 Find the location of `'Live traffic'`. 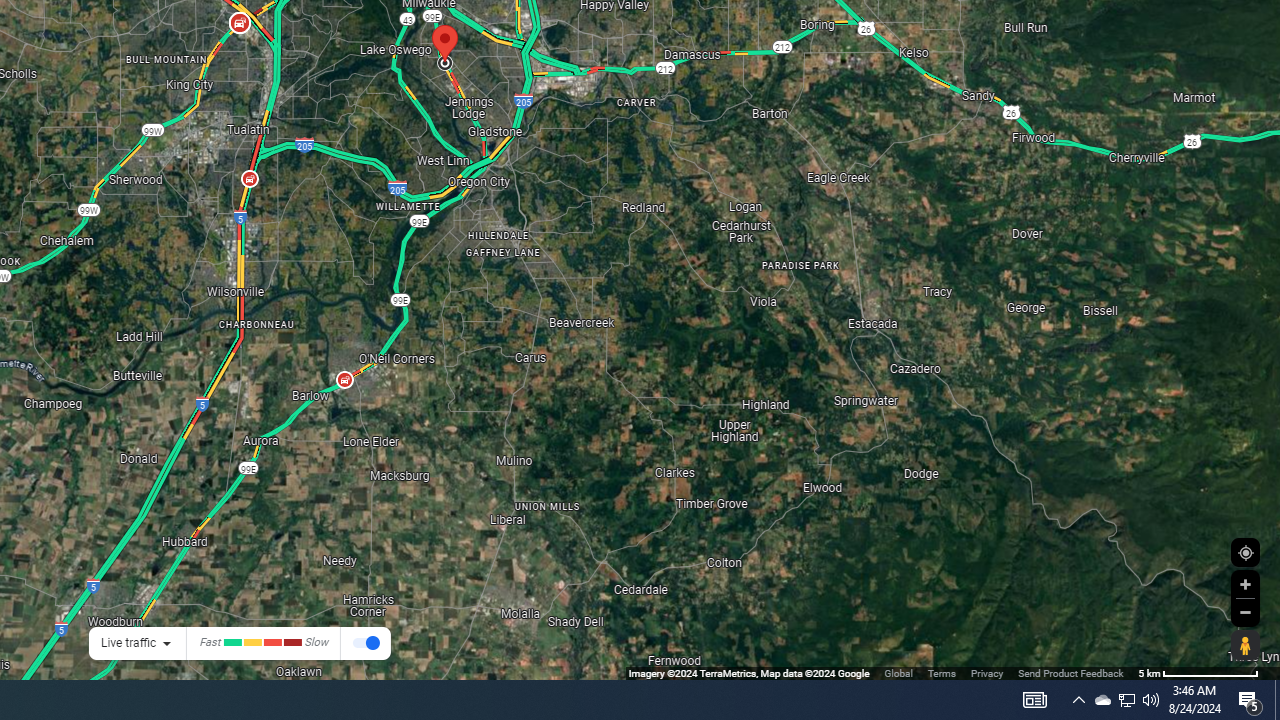

'Live traffic' is located at coordinates (127, 642).